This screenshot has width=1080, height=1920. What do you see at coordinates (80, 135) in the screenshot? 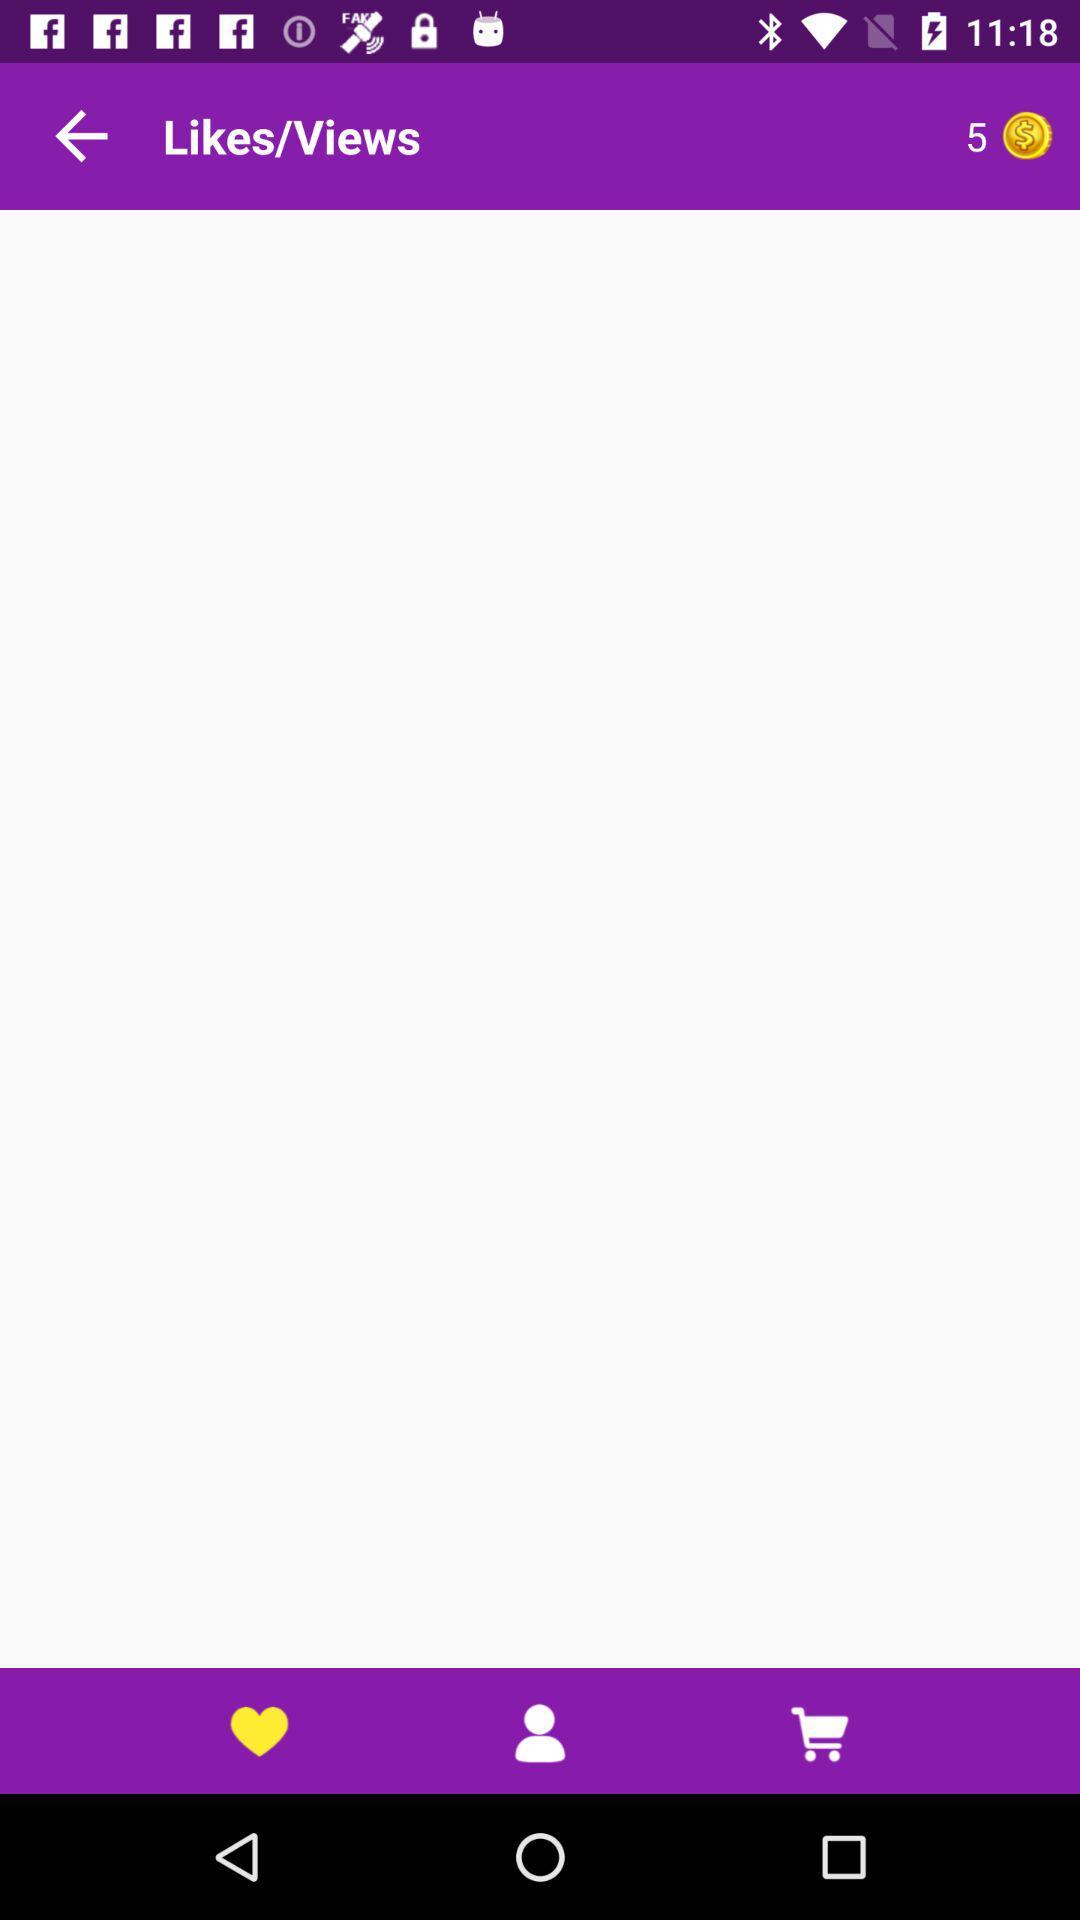
I see `go back` at bounding box center [80, 135].